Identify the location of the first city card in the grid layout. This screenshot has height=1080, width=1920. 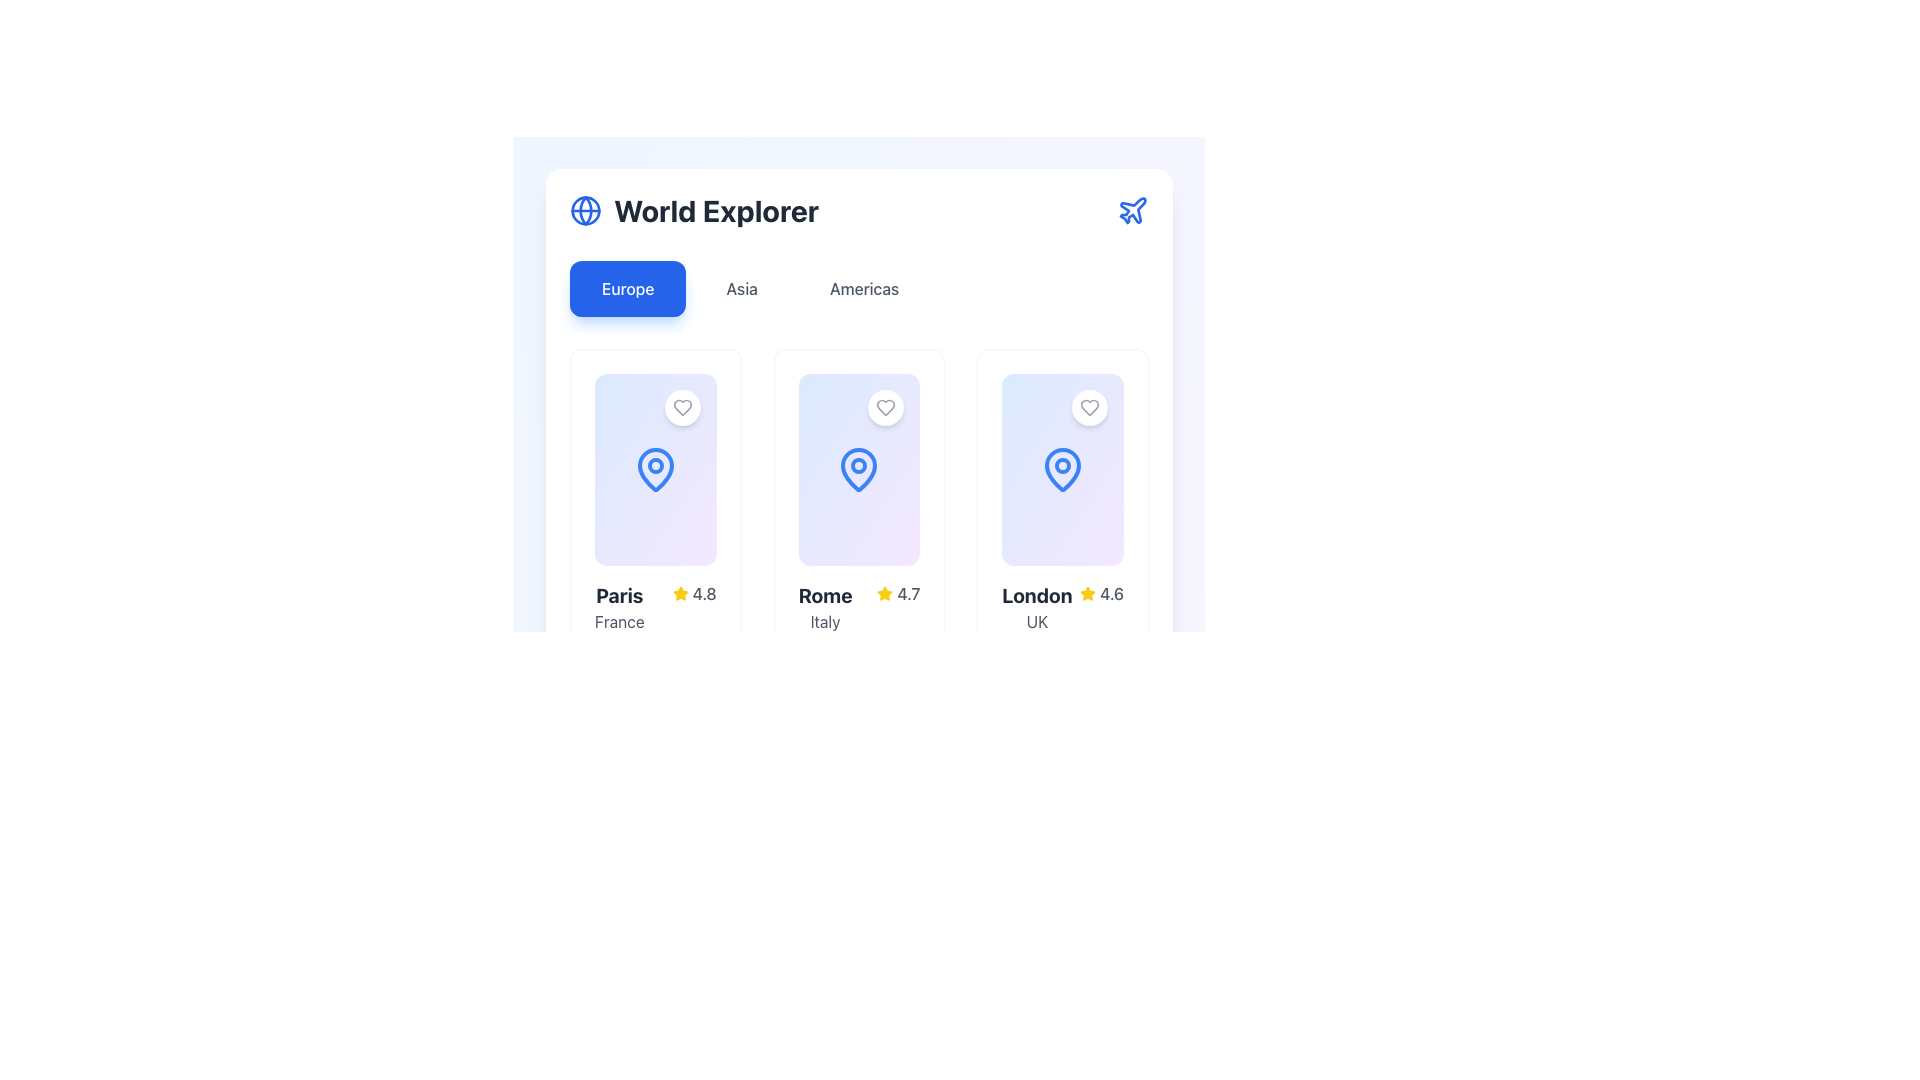
(655, 562).